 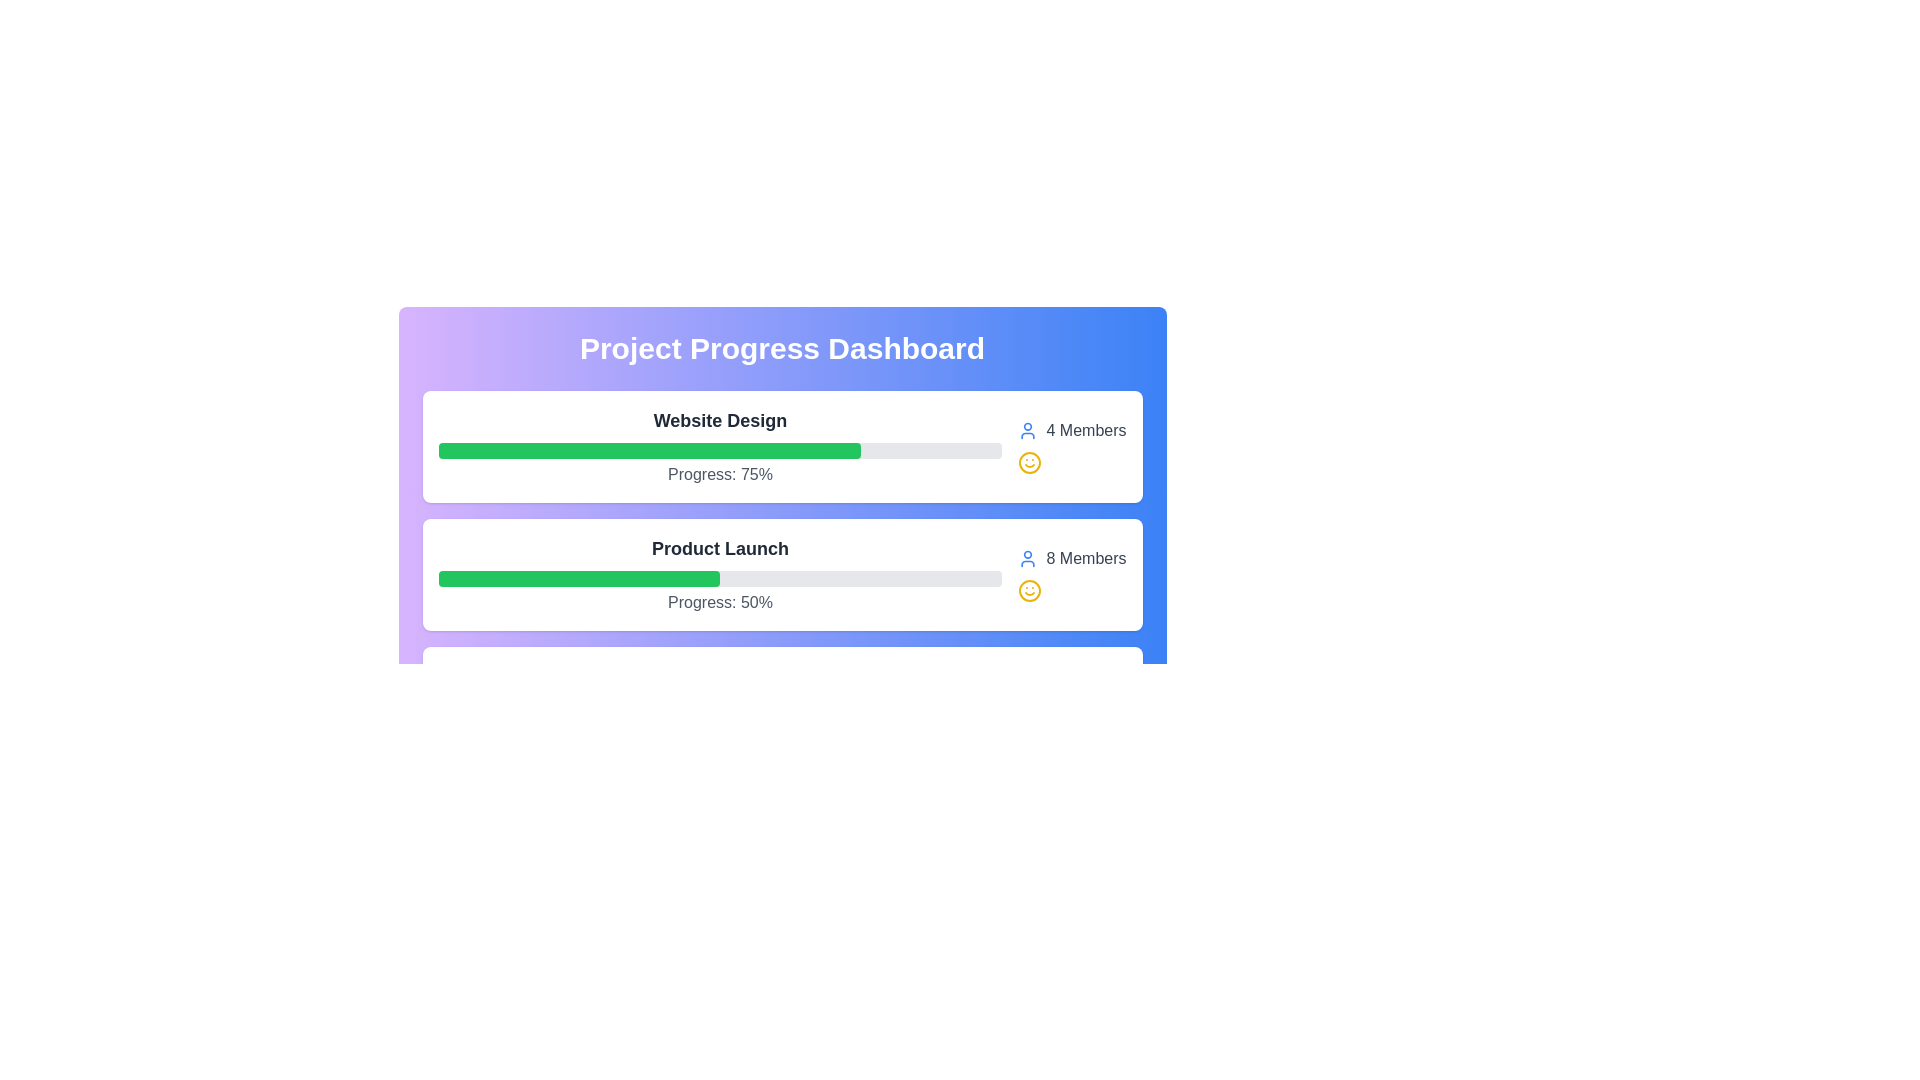 I want to click on the Progress bar fill indicator representing 75% completion of the 'Website Design' task, so click(x=649, y=451).